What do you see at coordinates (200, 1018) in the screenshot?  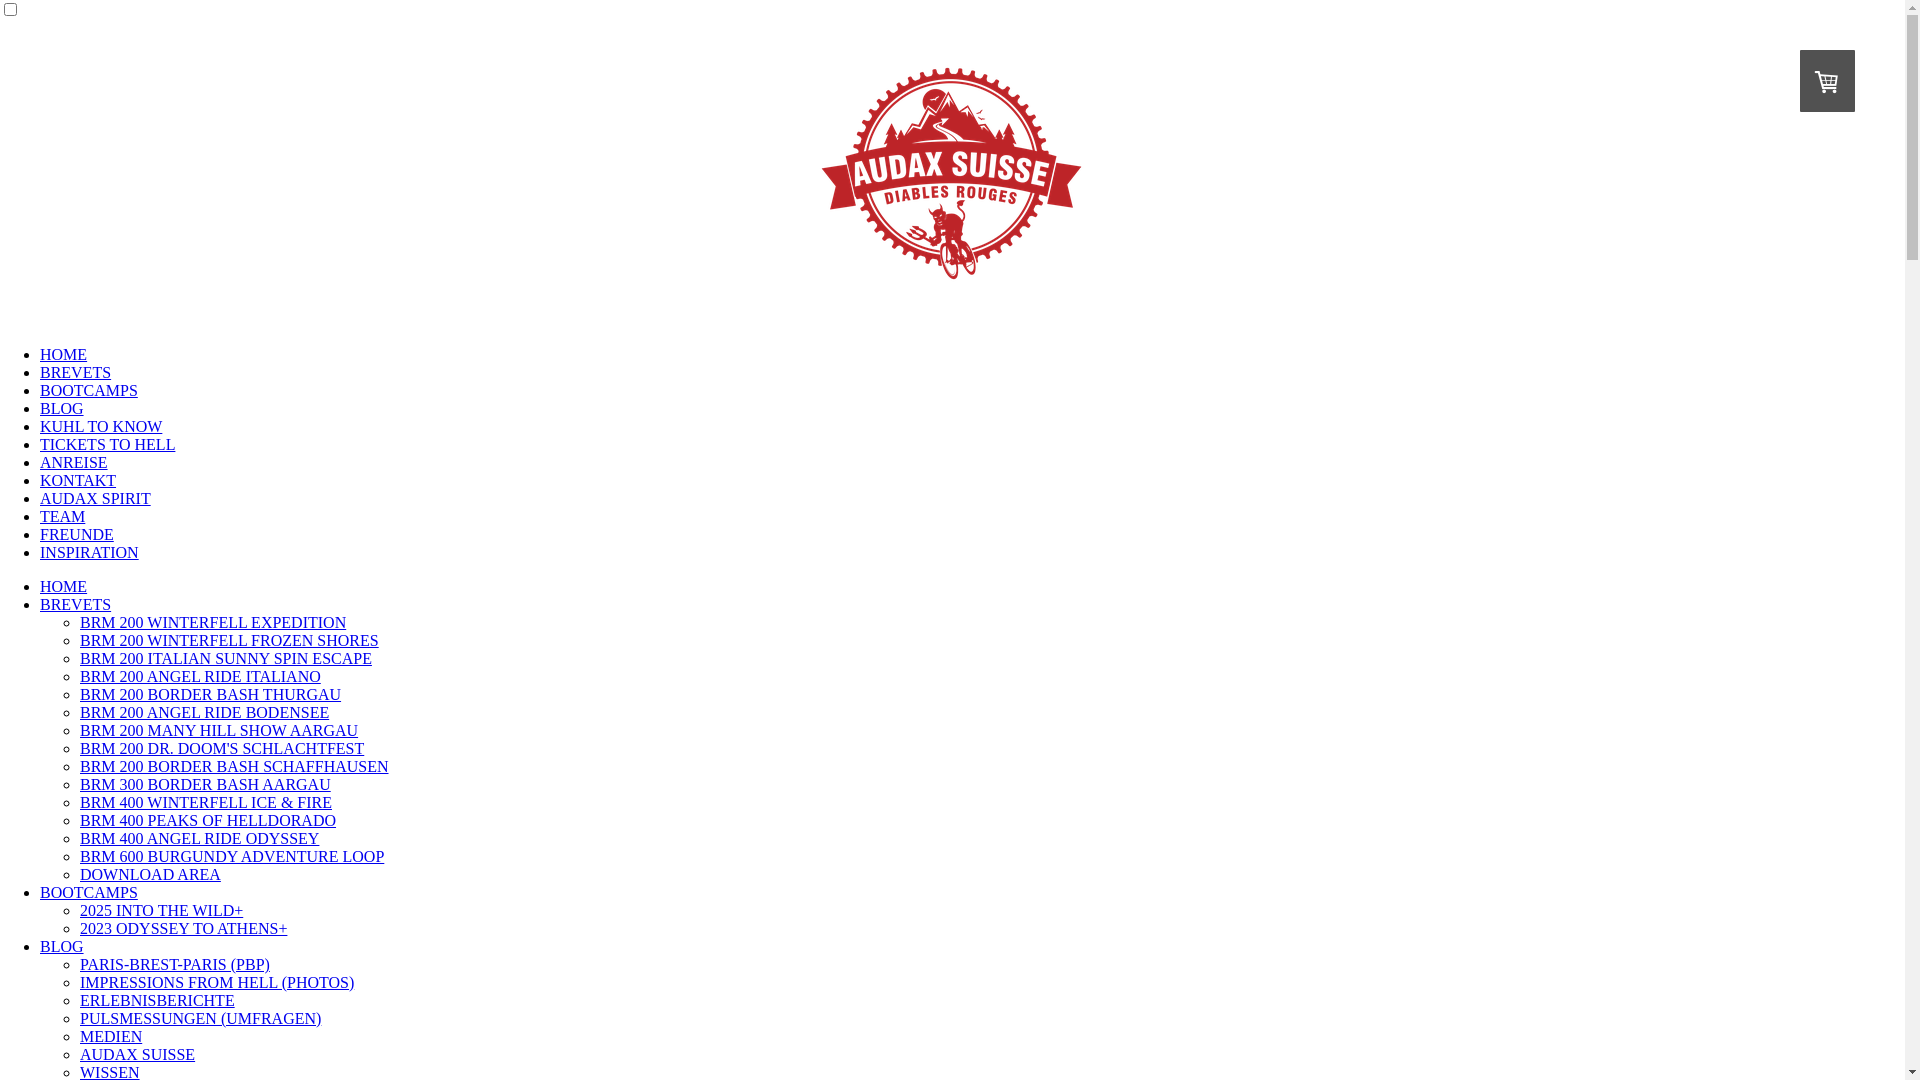 I see `'PULSMESSUNGEN (UMFRAGEN)'` at bounding box center [200, 1018].